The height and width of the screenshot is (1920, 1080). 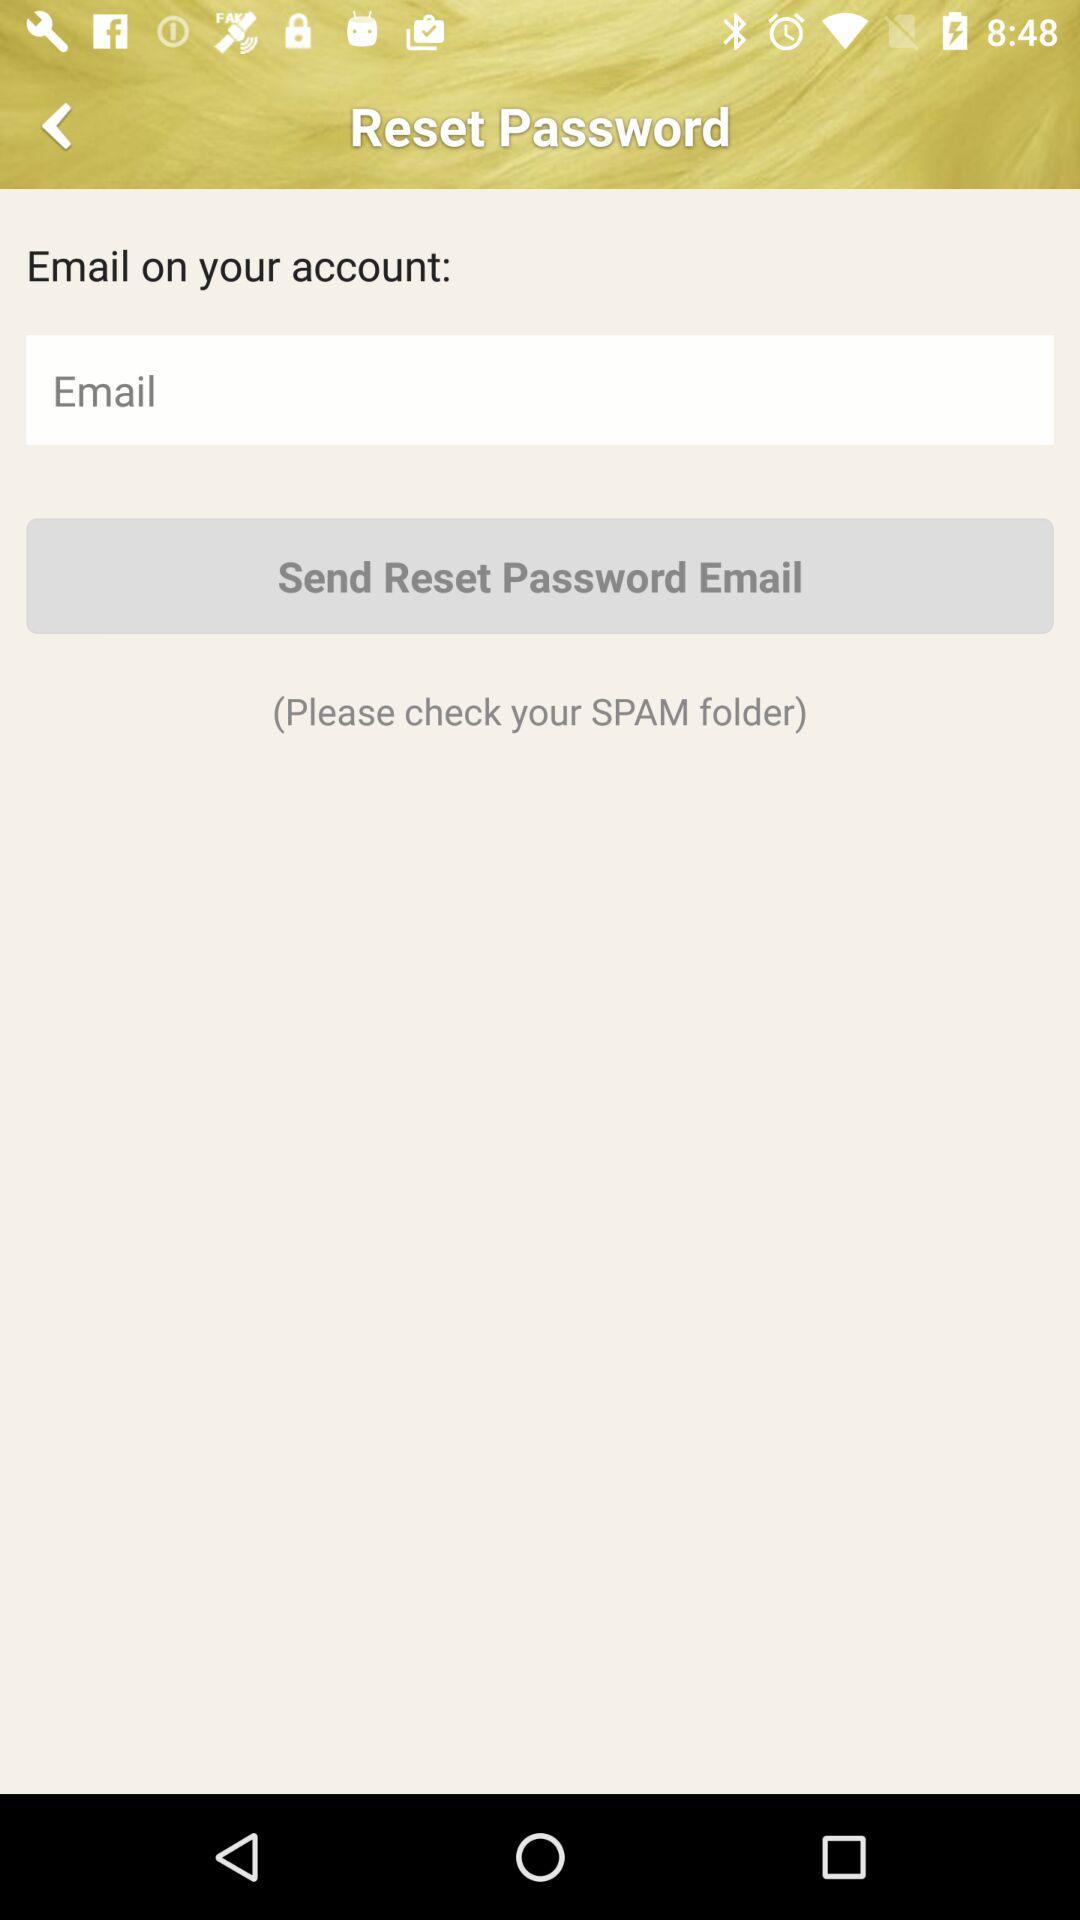 What do you see at coordinates (540, 389) in the screenshot?
I see `input your email address` at bounding box center [540, 389].